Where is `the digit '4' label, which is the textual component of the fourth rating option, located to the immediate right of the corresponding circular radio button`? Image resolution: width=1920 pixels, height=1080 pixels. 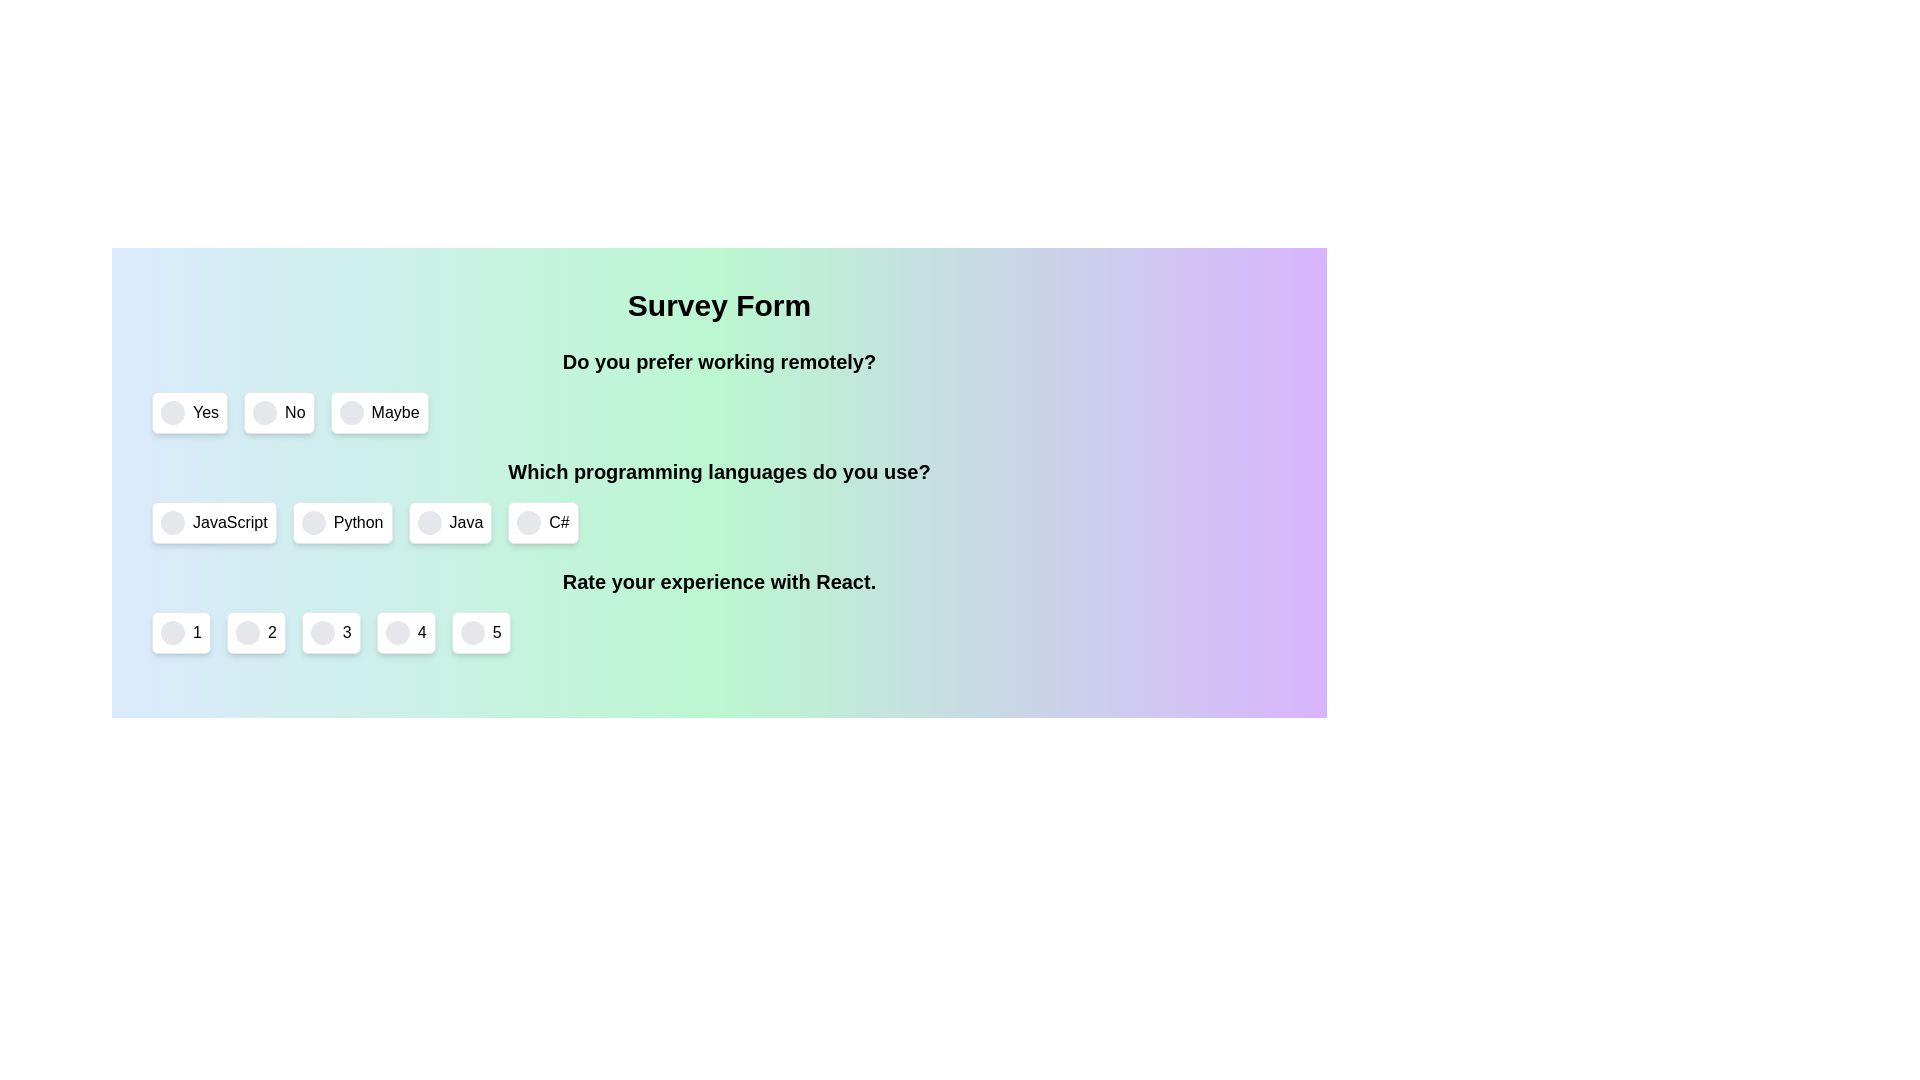 the digit '4' label, which is the textual component of the fourth rating option, located to the immediate right of the corresponding circular radio button is located at coordinates (421, 632).